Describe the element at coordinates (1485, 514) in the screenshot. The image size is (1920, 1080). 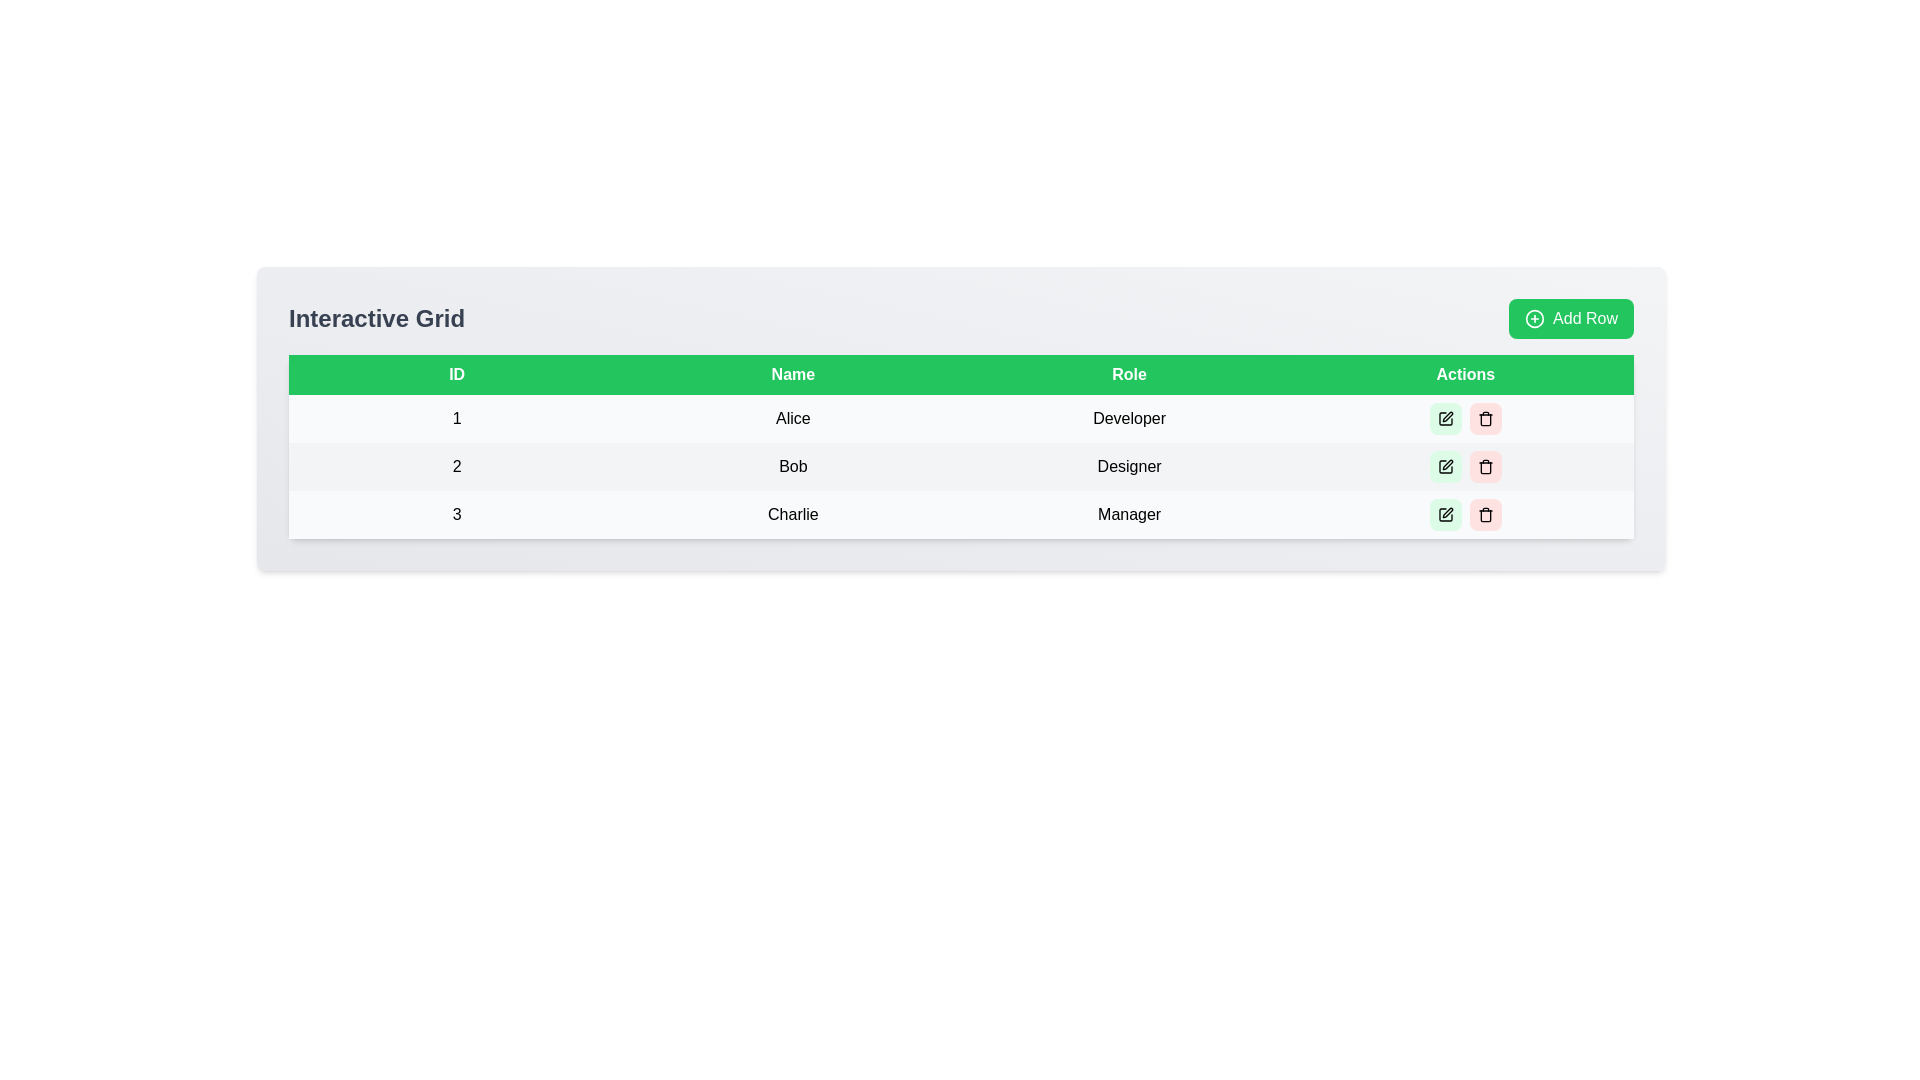
I see `the delete button with a trash can icon in the Actions column for the third row, which is adjacent to the green edit button` at that location.